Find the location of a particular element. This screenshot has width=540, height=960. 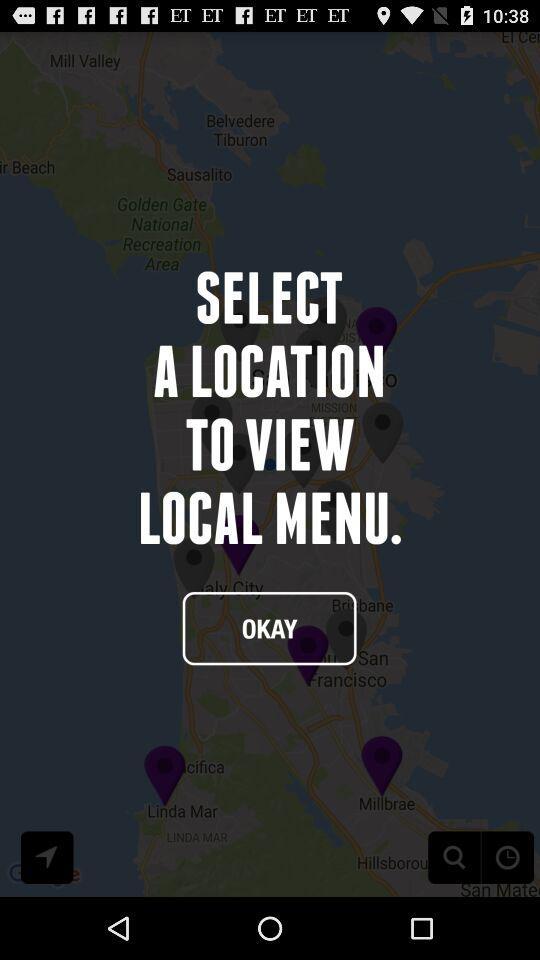

the navigation icon is located at coordinates (47, 917).